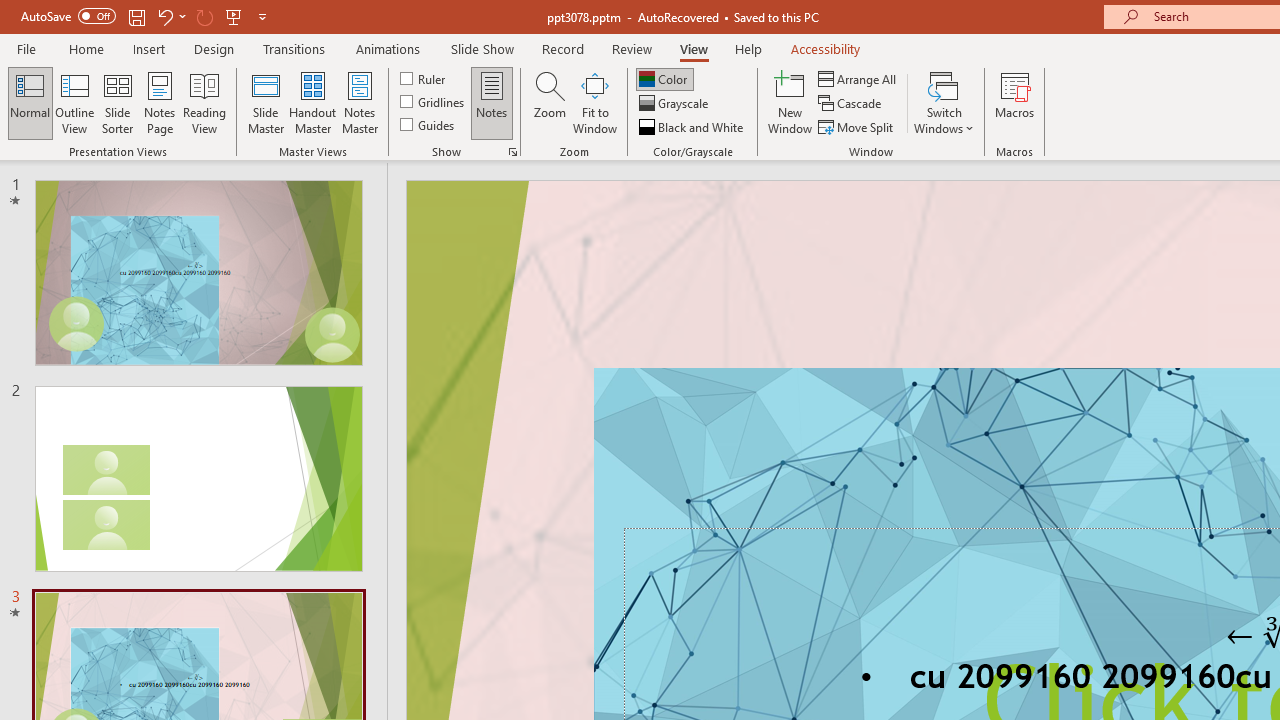 The width and height of the screenshot is (1280, 720). What do you see at coordinates (943, 103) in the screenshot?
I see `'Switch Windows'` at bounding box center [943, 103].